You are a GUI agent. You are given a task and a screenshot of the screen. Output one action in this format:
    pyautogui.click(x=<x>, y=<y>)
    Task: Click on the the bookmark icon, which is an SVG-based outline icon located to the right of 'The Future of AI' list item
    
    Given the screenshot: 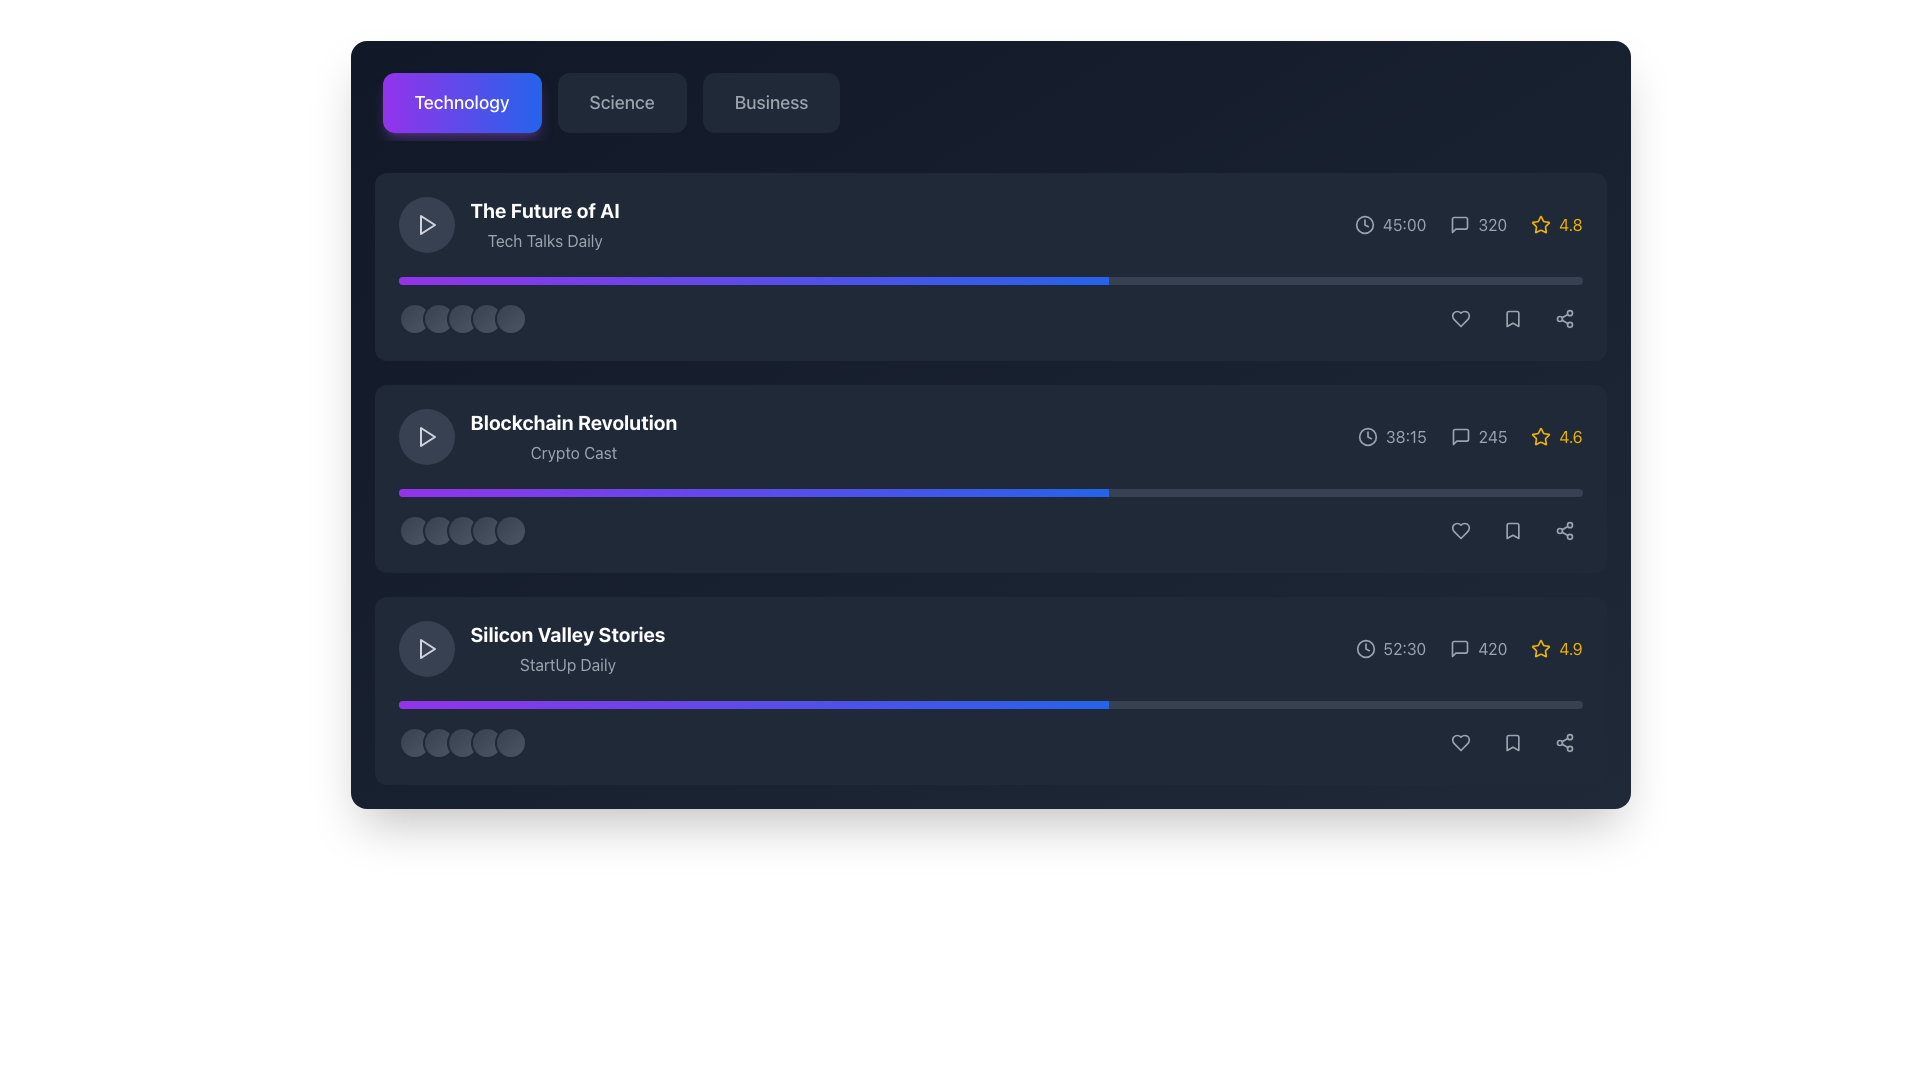 What is the action you would take?
    pyautogui.click(x=1512, y=318)
    